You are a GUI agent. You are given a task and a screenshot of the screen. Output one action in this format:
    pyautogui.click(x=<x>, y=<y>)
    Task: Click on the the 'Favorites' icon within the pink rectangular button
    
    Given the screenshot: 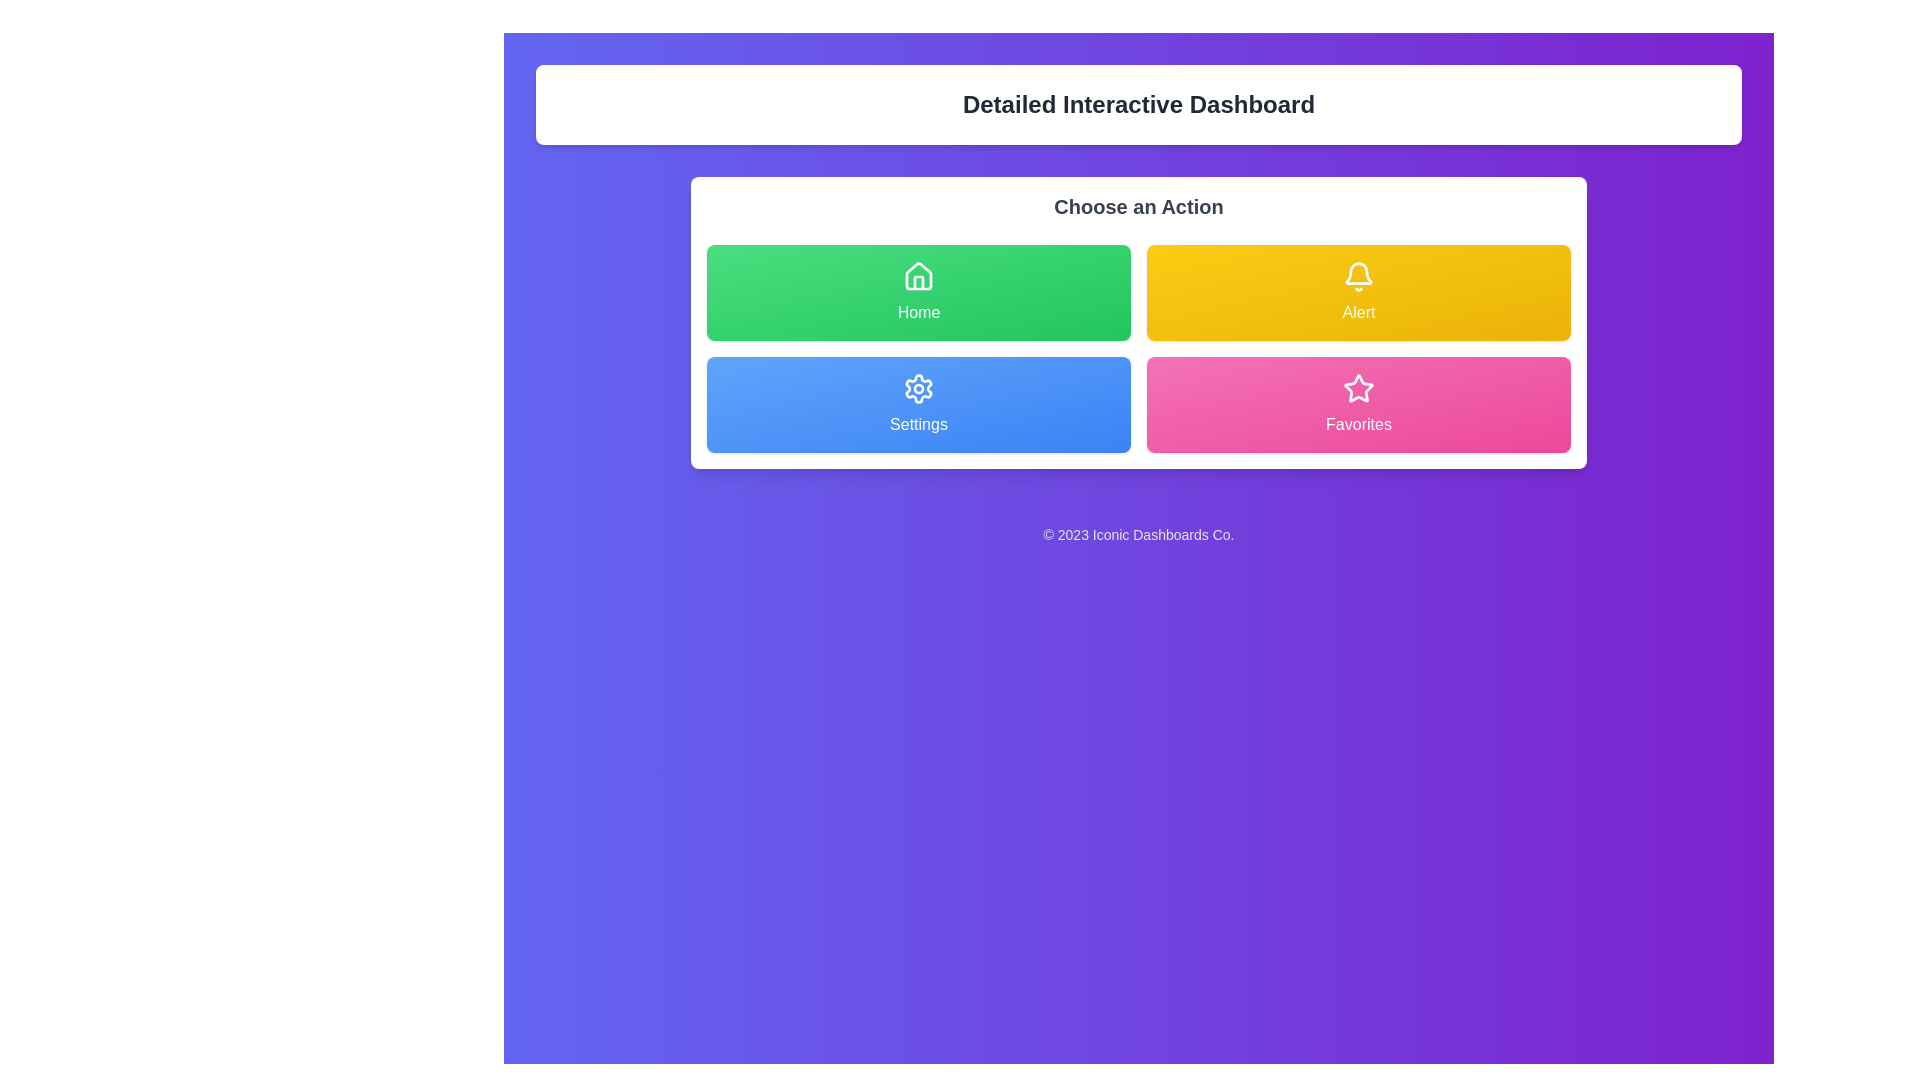 What is the action you would take?
    pyautogui.click(x=1358, y=389)
    